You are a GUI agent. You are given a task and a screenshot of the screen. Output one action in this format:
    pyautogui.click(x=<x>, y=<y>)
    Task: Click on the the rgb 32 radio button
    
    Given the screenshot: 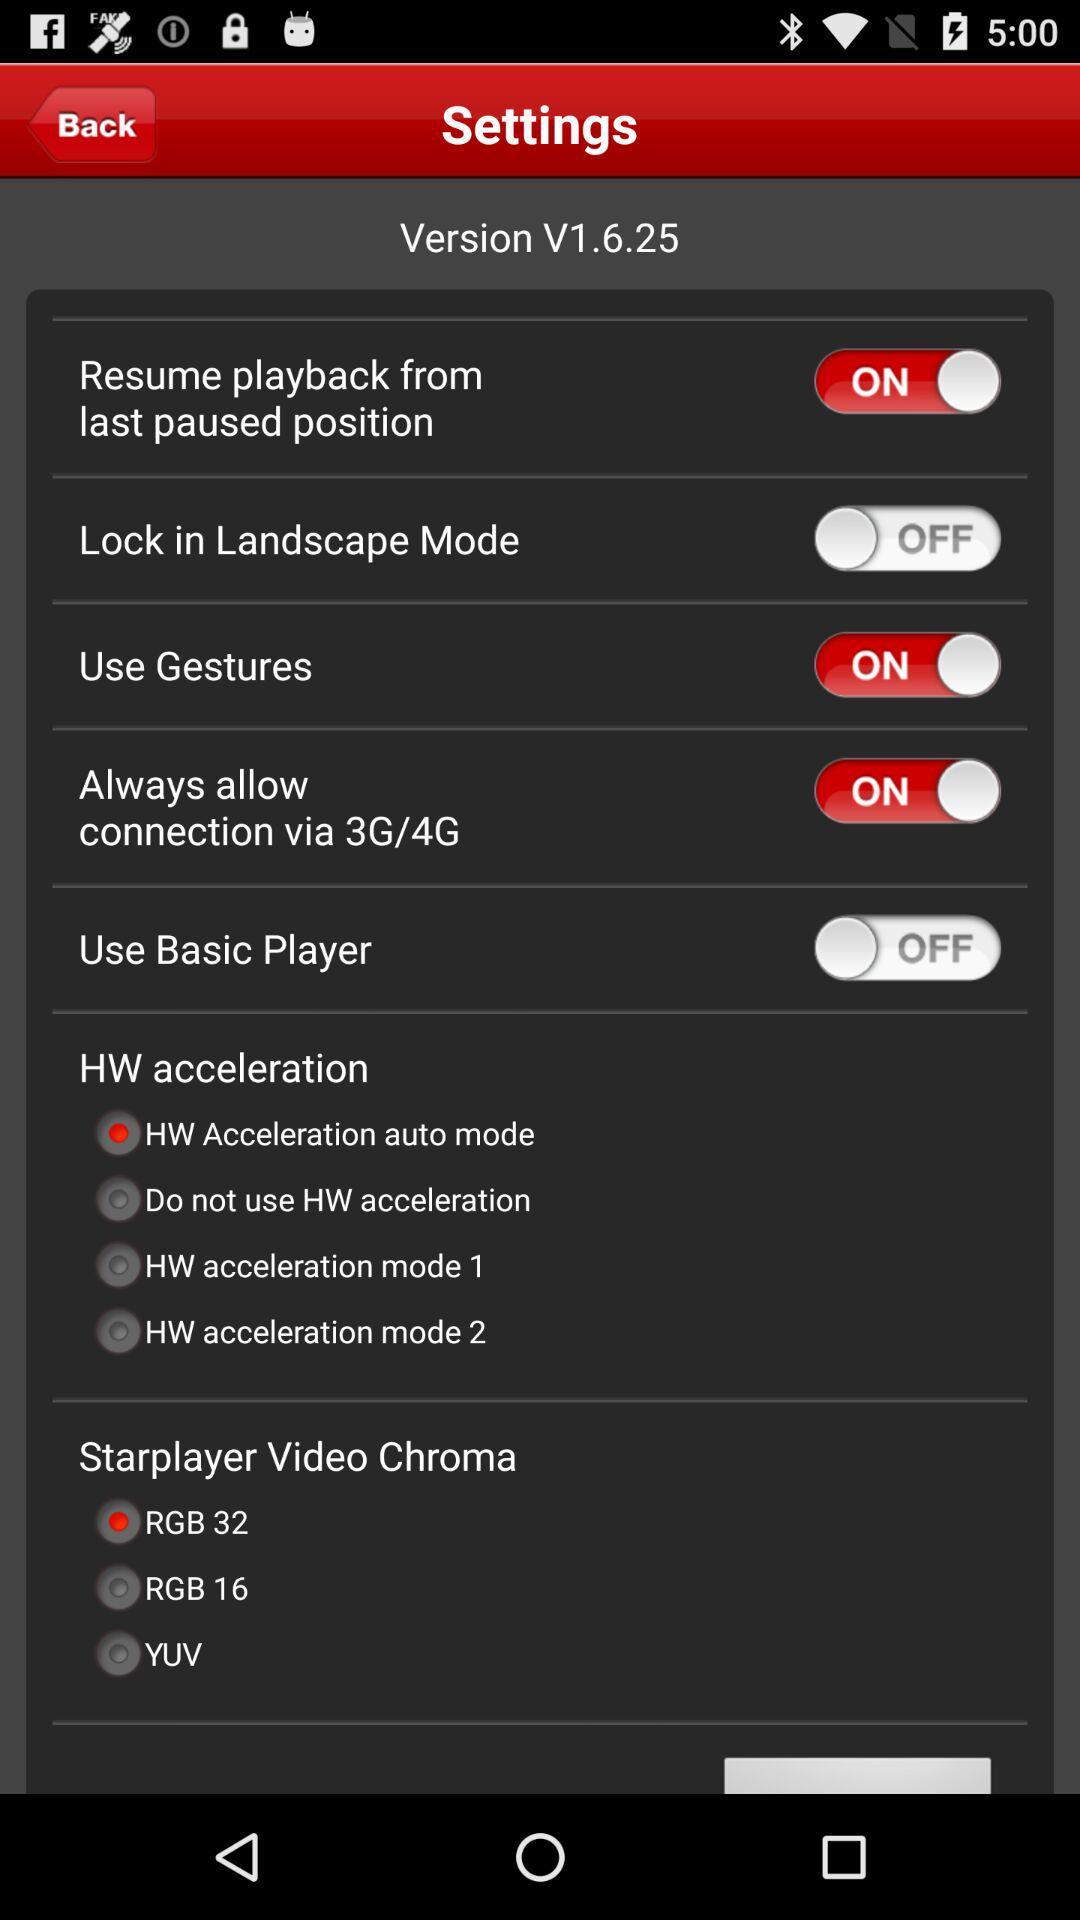 What is the action you would take?
    pyautogui.click(x=169, y=1520)
    